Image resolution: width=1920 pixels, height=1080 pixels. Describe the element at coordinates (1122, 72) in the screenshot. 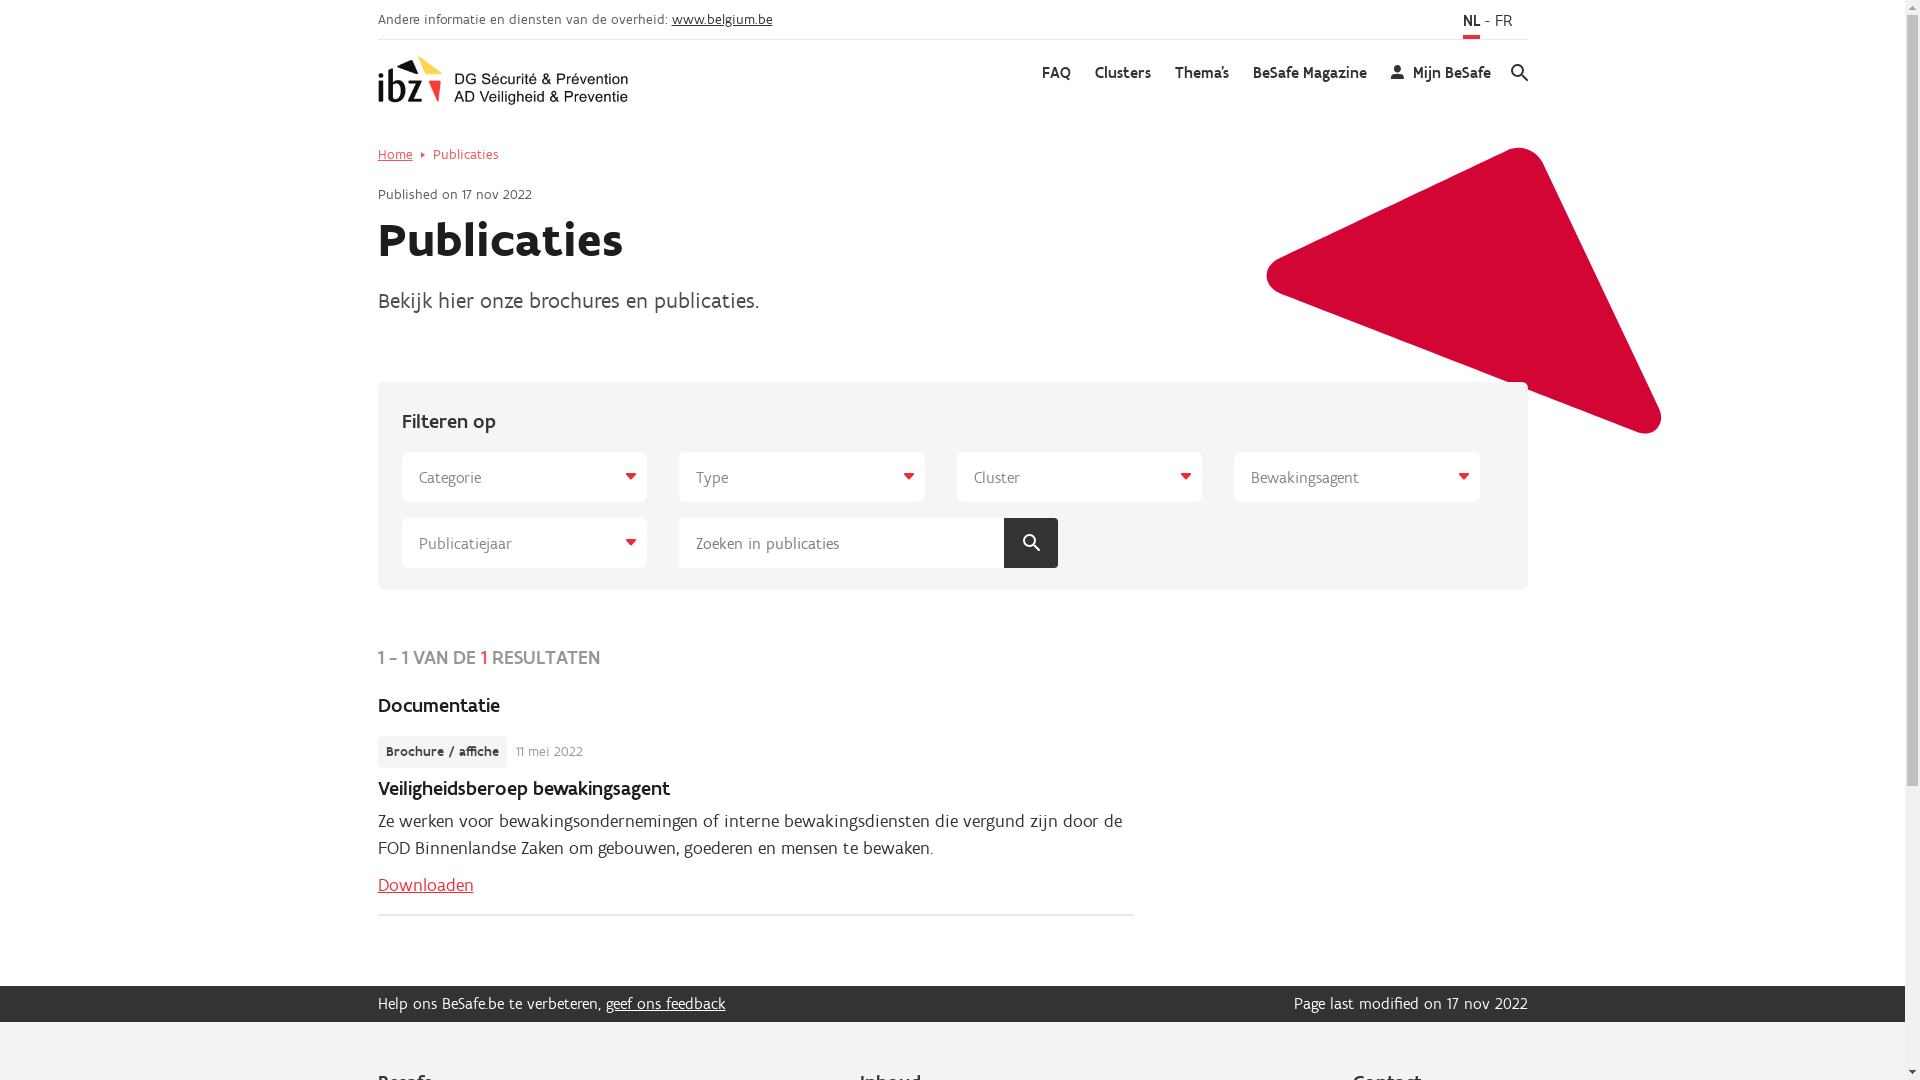

I see `'Clusters'` at that location.